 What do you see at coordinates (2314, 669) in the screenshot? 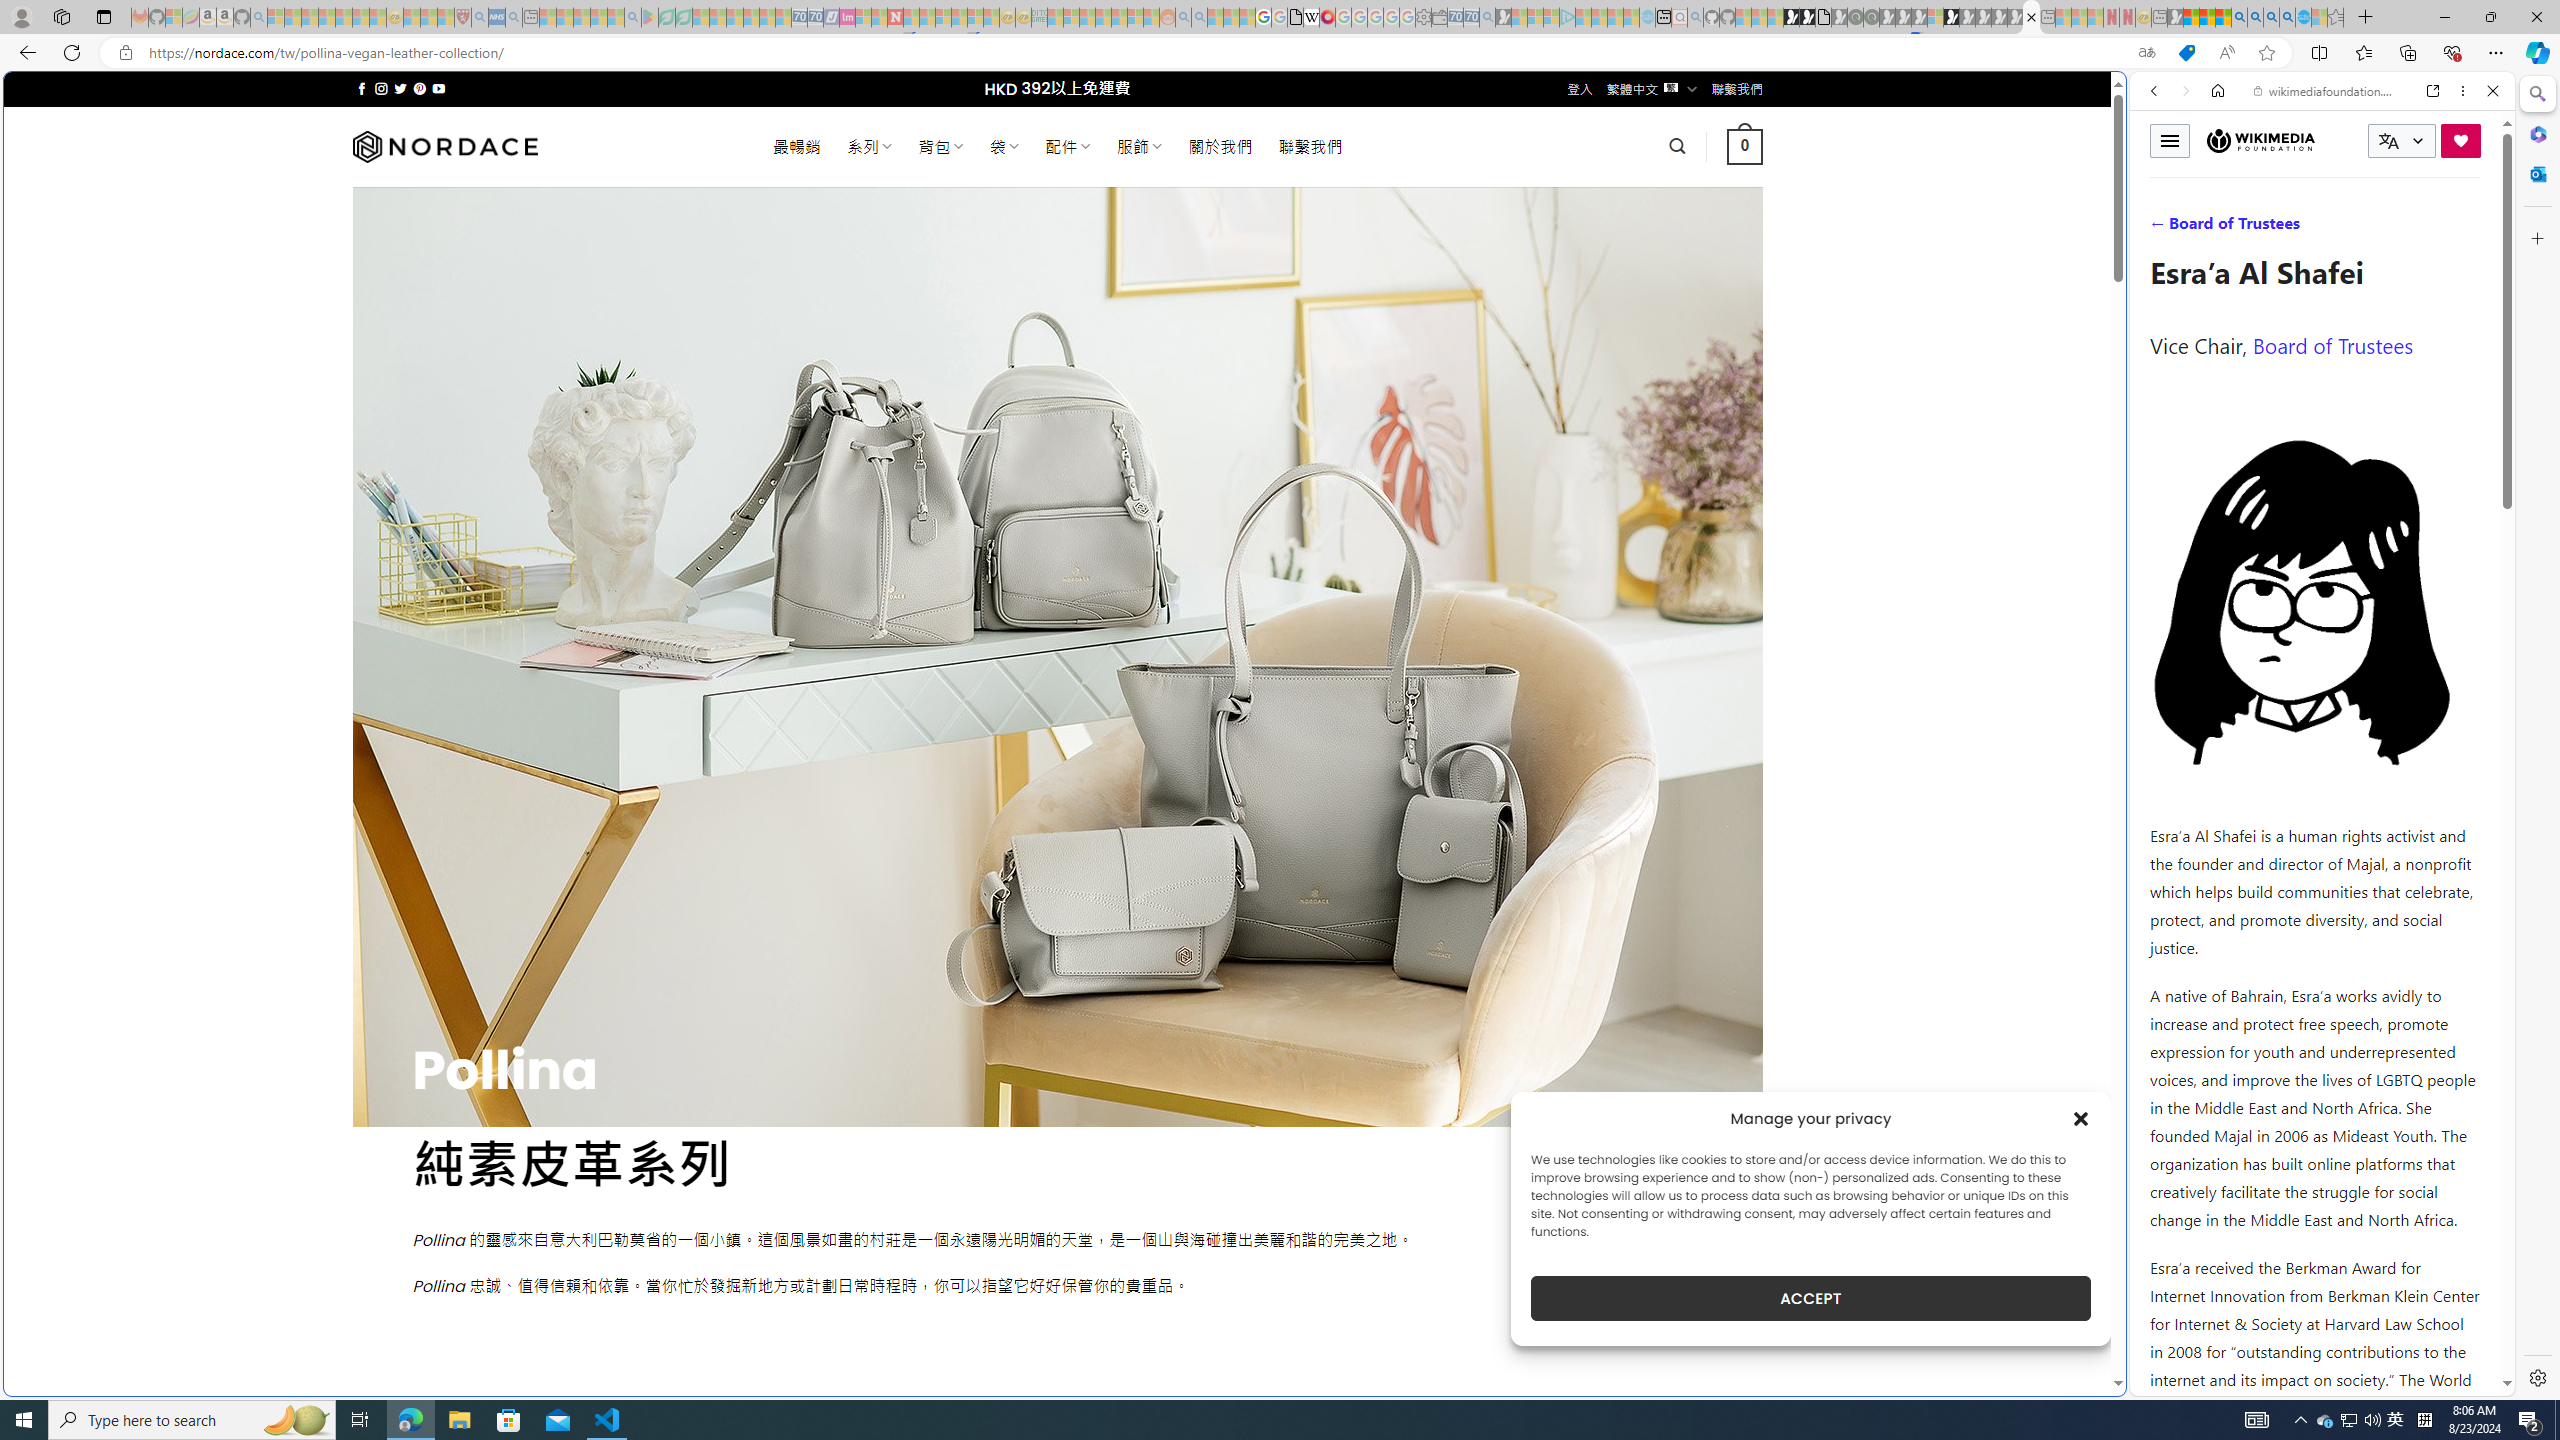
I see `'Wiktionary'` at bounding box center [2314, 669].